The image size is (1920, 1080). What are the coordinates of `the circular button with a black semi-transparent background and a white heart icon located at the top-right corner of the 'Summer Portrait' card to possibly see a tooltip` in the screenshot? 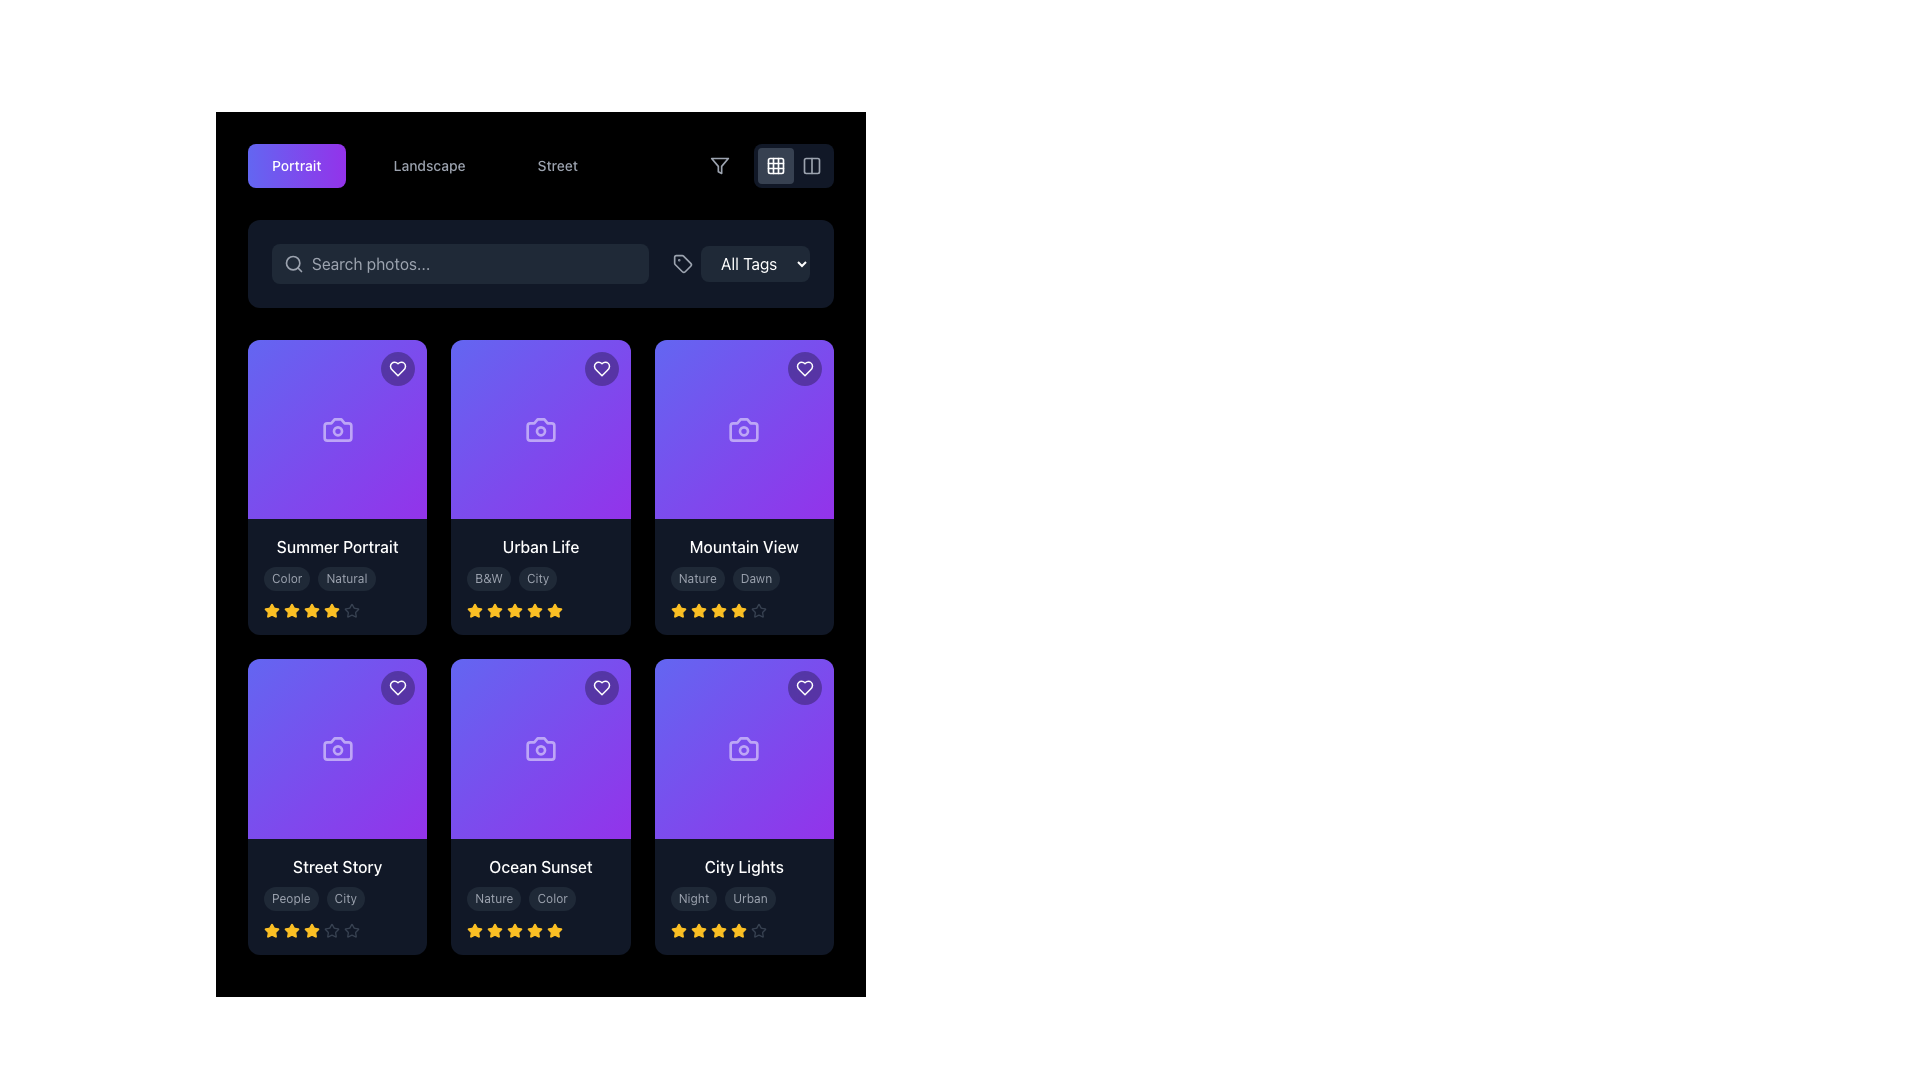 It's located at (398, 369).